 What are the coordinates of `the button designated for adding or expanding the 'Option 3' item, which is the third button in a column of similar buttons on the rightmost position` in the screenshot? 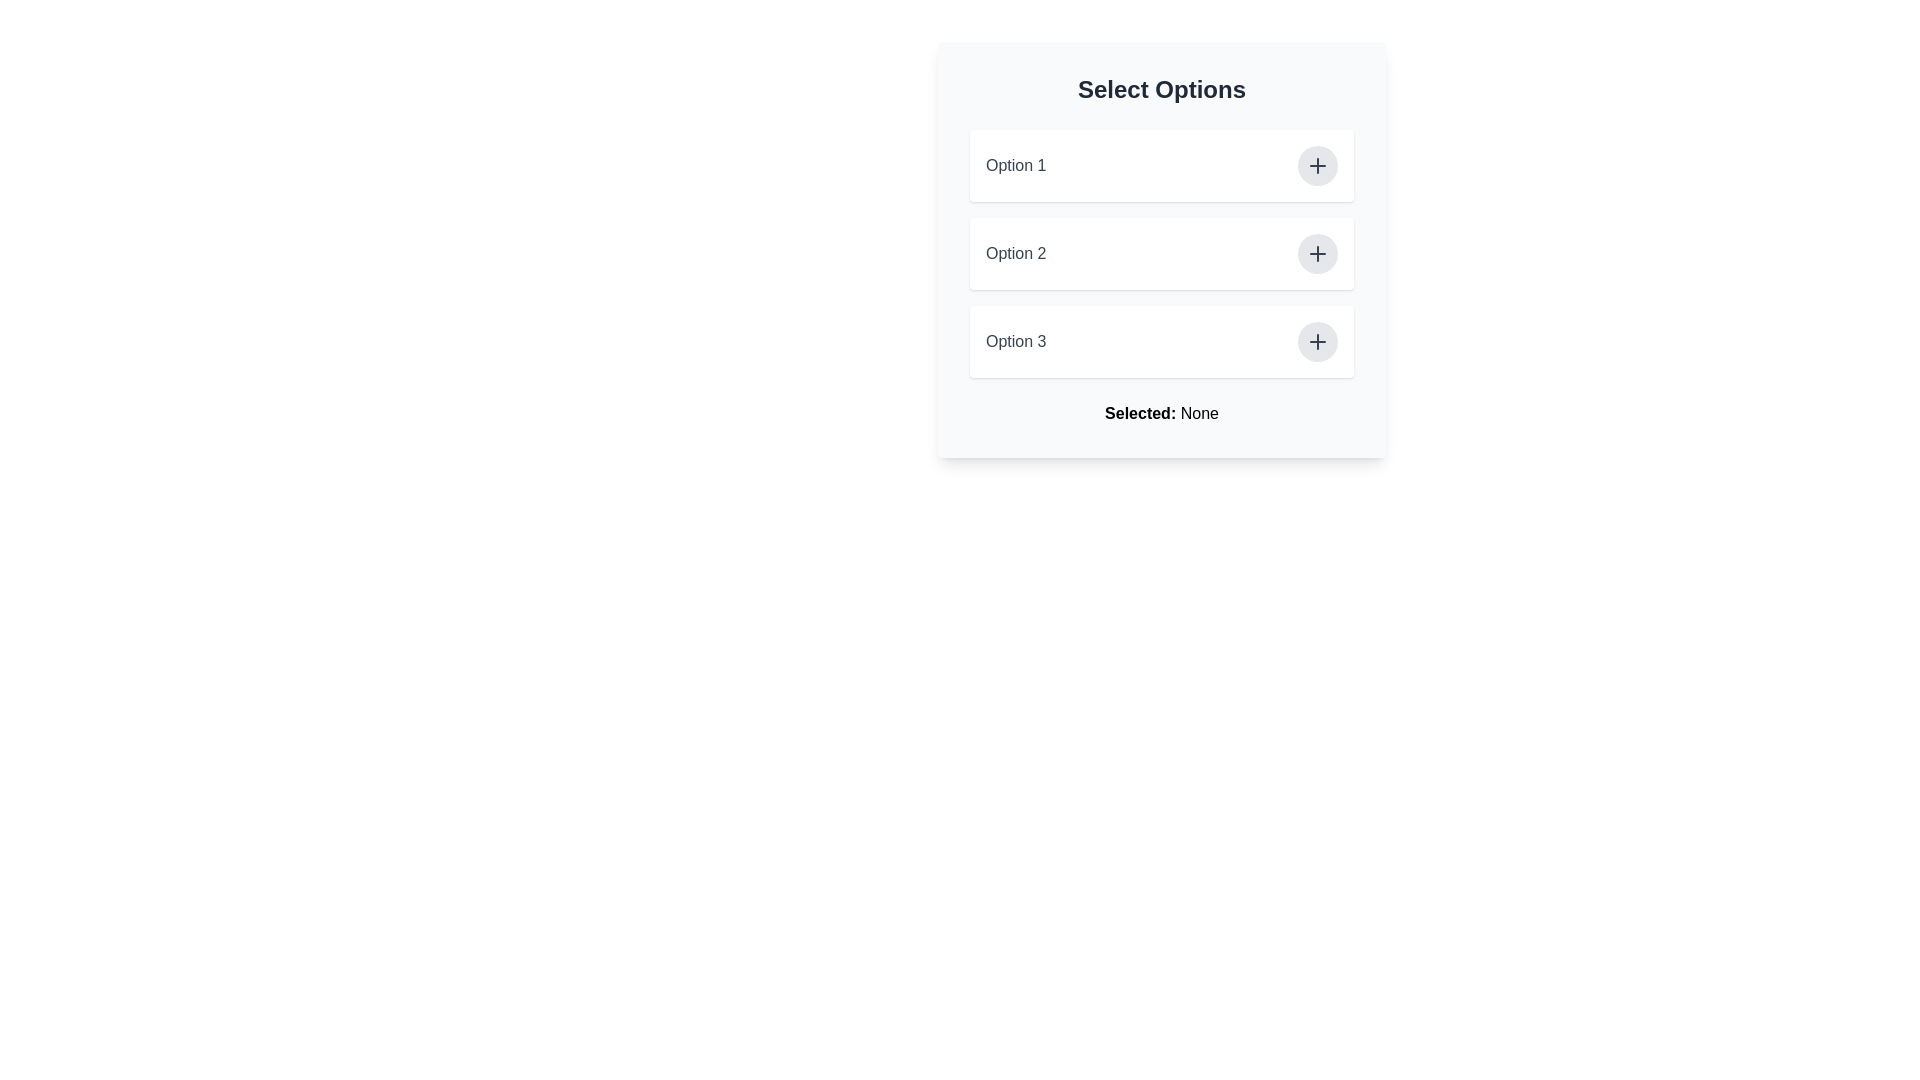 It's located at (1318, 341).